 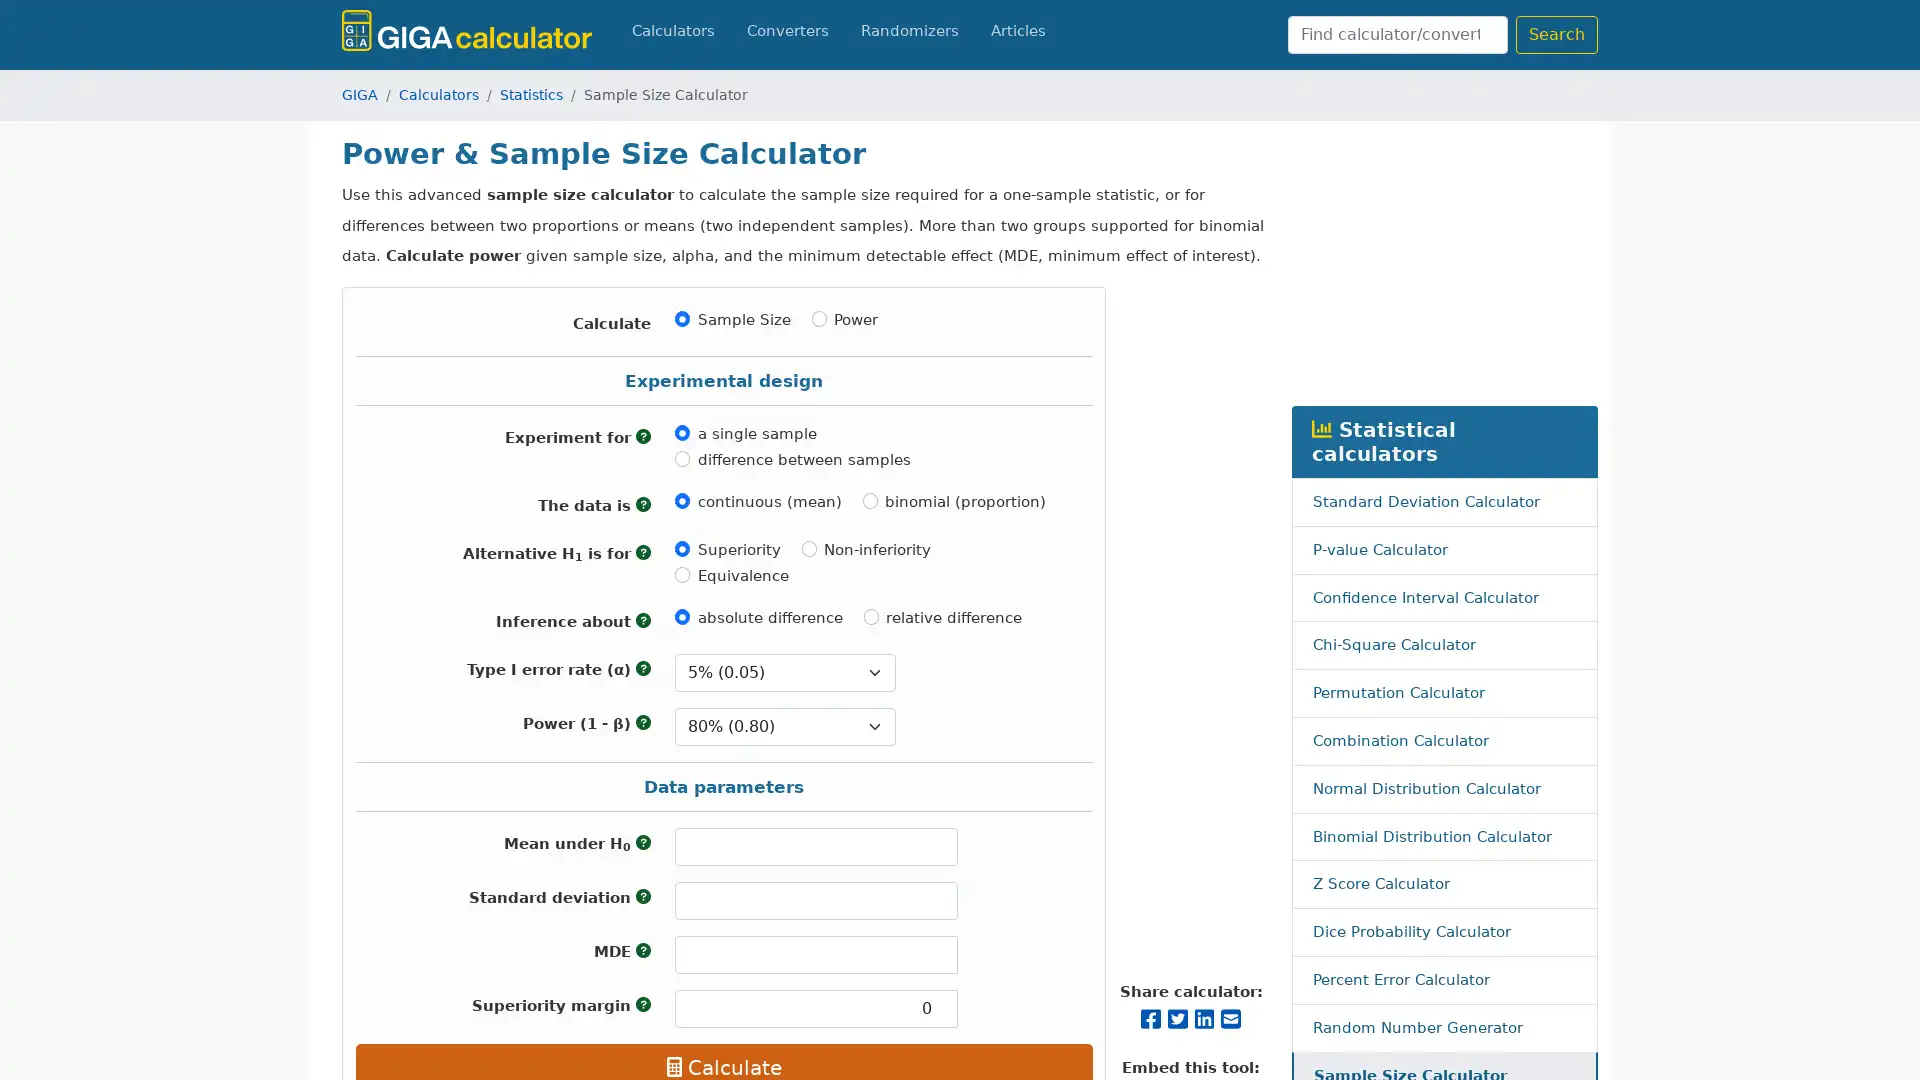 I want to click on Help: Standard deviation, so click(x=642, y=896).